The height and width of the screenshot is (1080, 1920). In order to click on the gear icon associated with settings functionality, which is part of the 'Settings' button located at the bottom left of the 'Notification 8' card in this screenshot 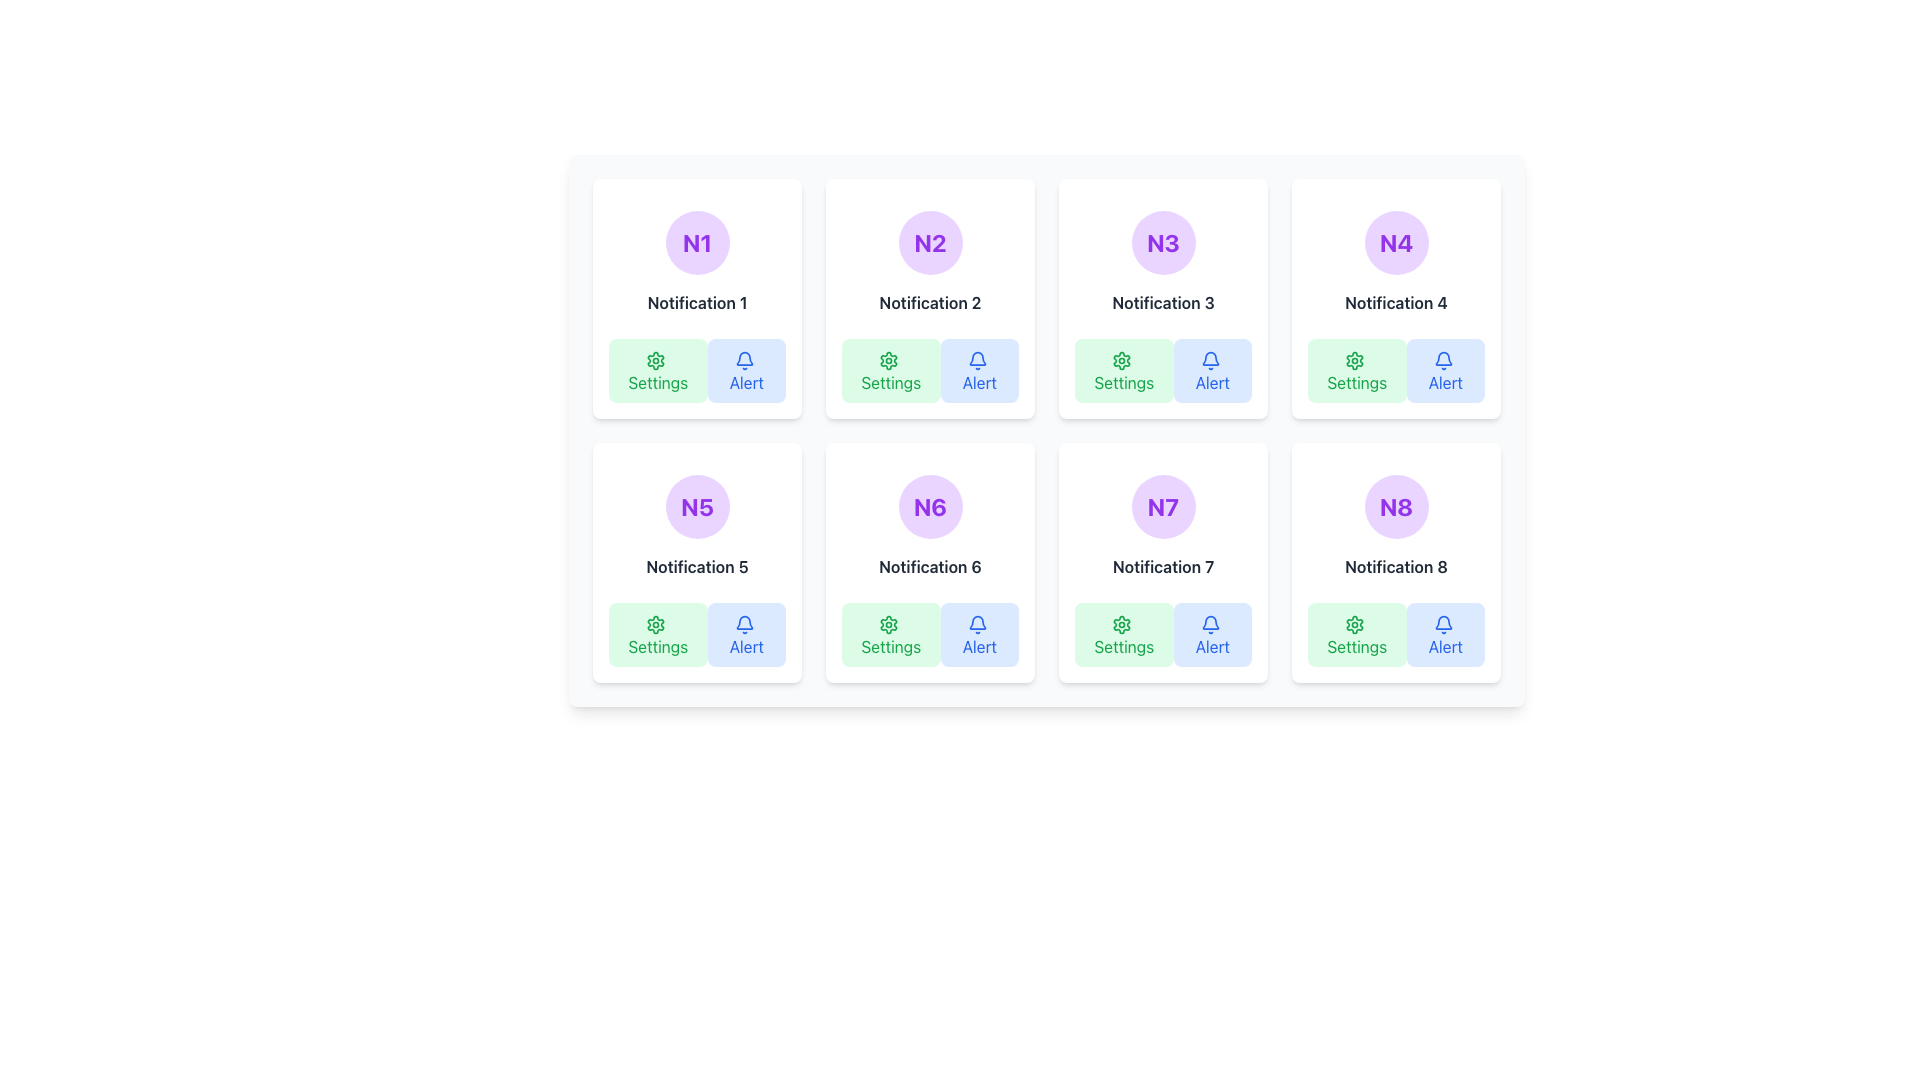, I will do `click(1355, 623)`.